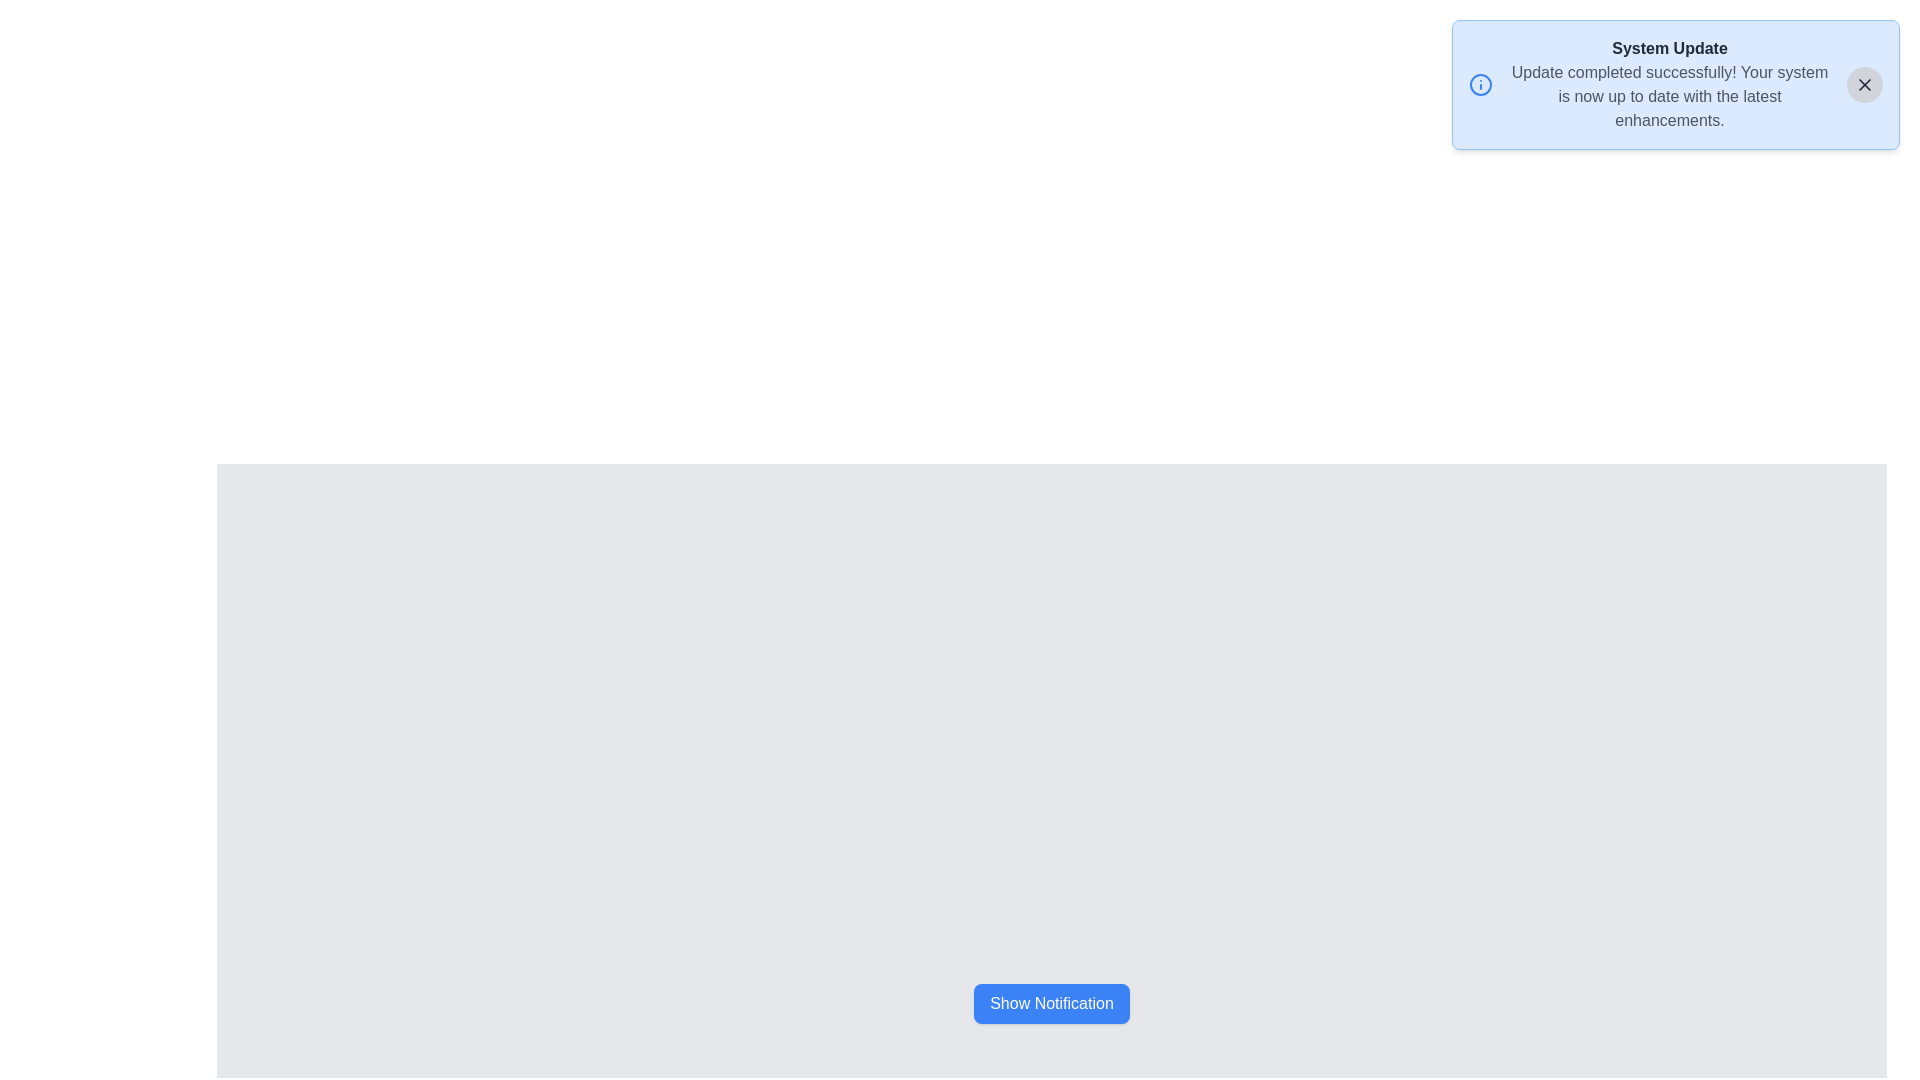  I want to click on the information icon to access further actions, so click(1481, 83).